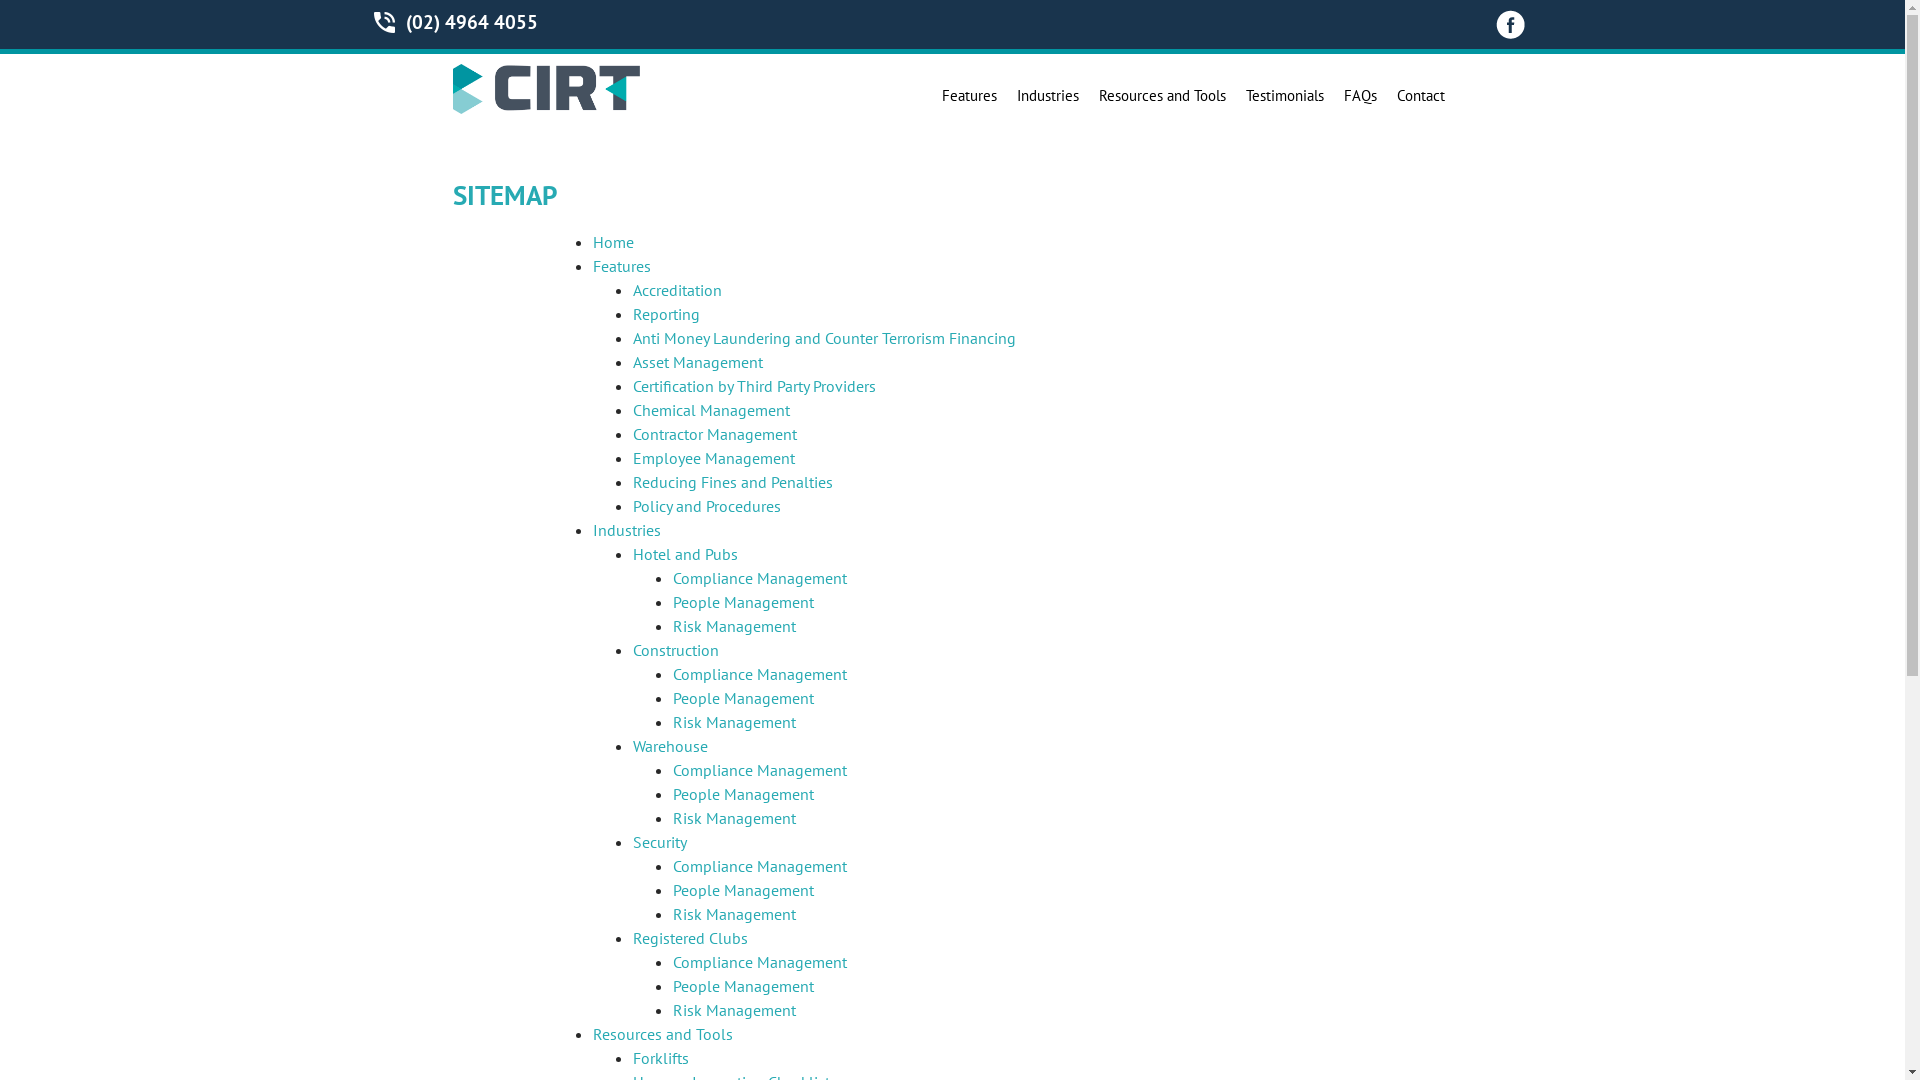 This screenshot has height=1080, width=1920. I want to click on 'Home', so click(611, 241).